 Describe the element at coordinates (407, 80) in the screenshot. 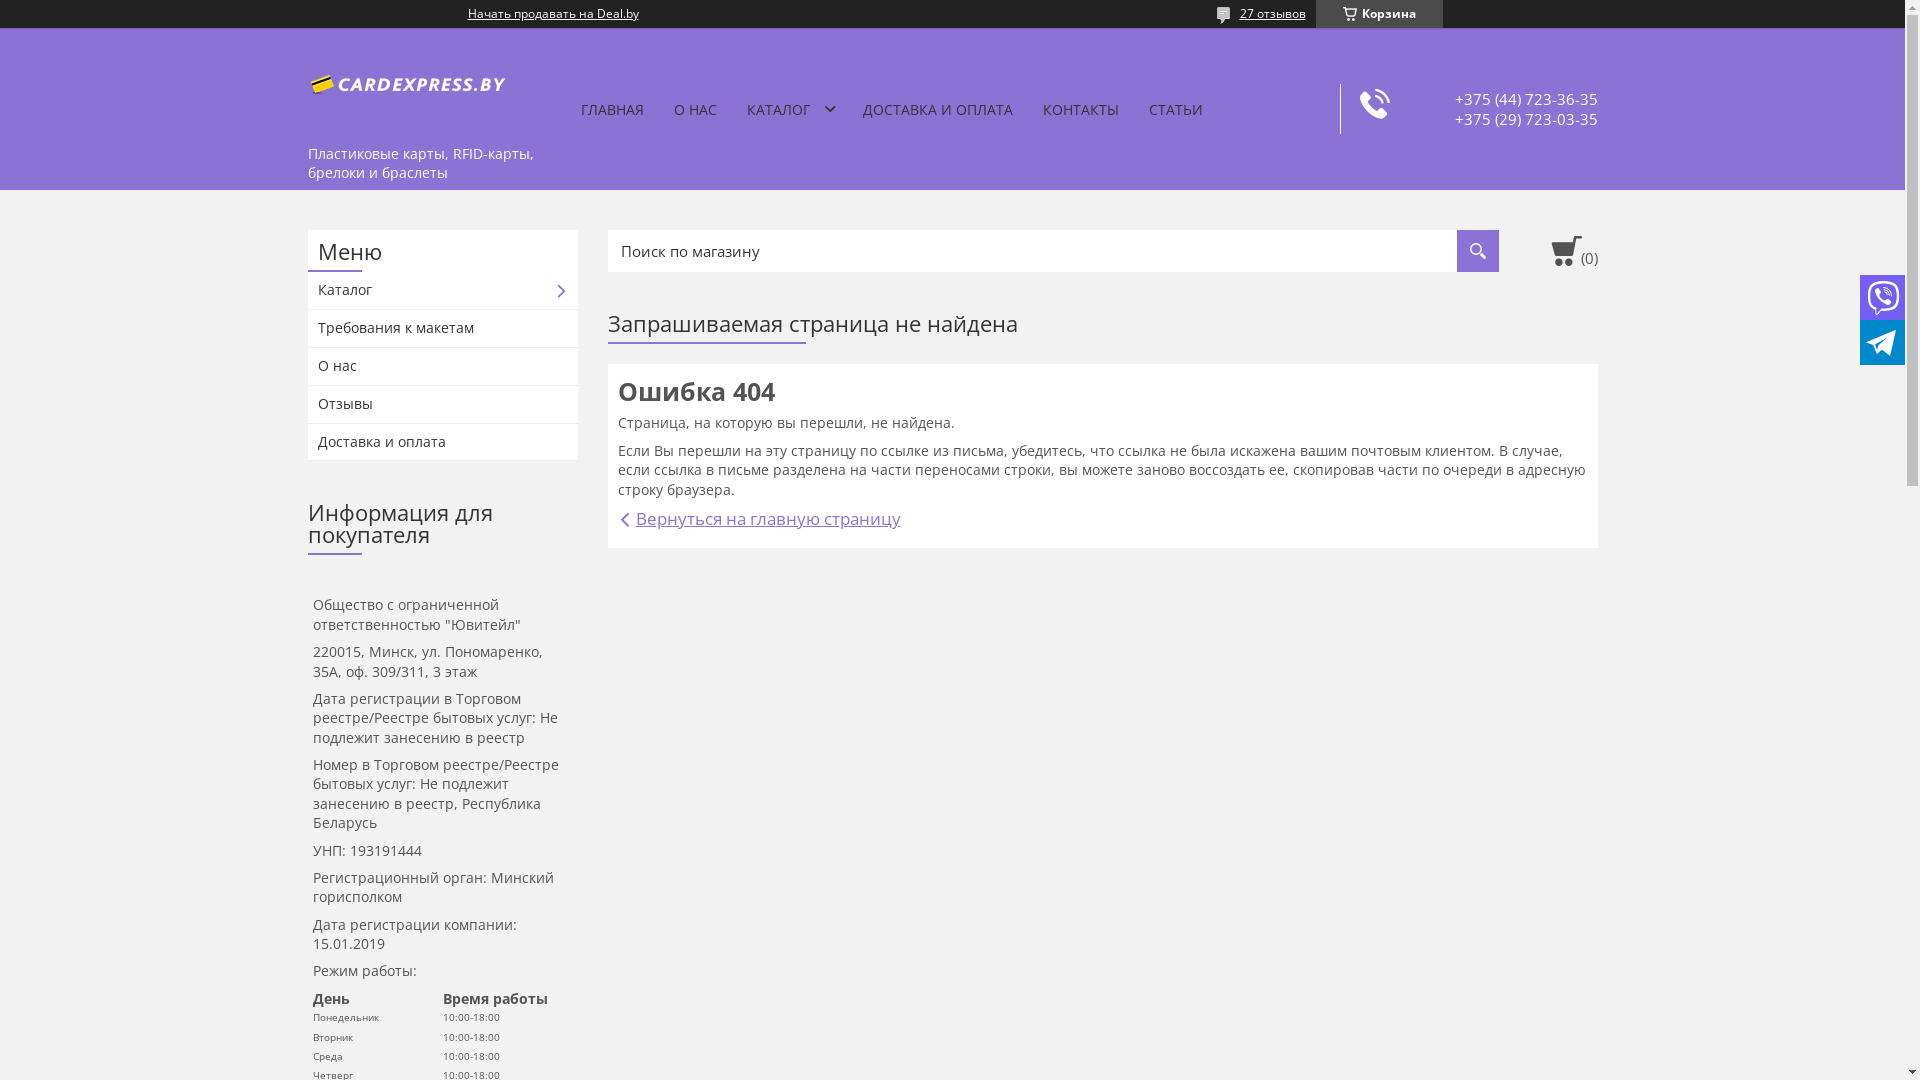

I see `'CARDEXPRESS.BY'` at that location.